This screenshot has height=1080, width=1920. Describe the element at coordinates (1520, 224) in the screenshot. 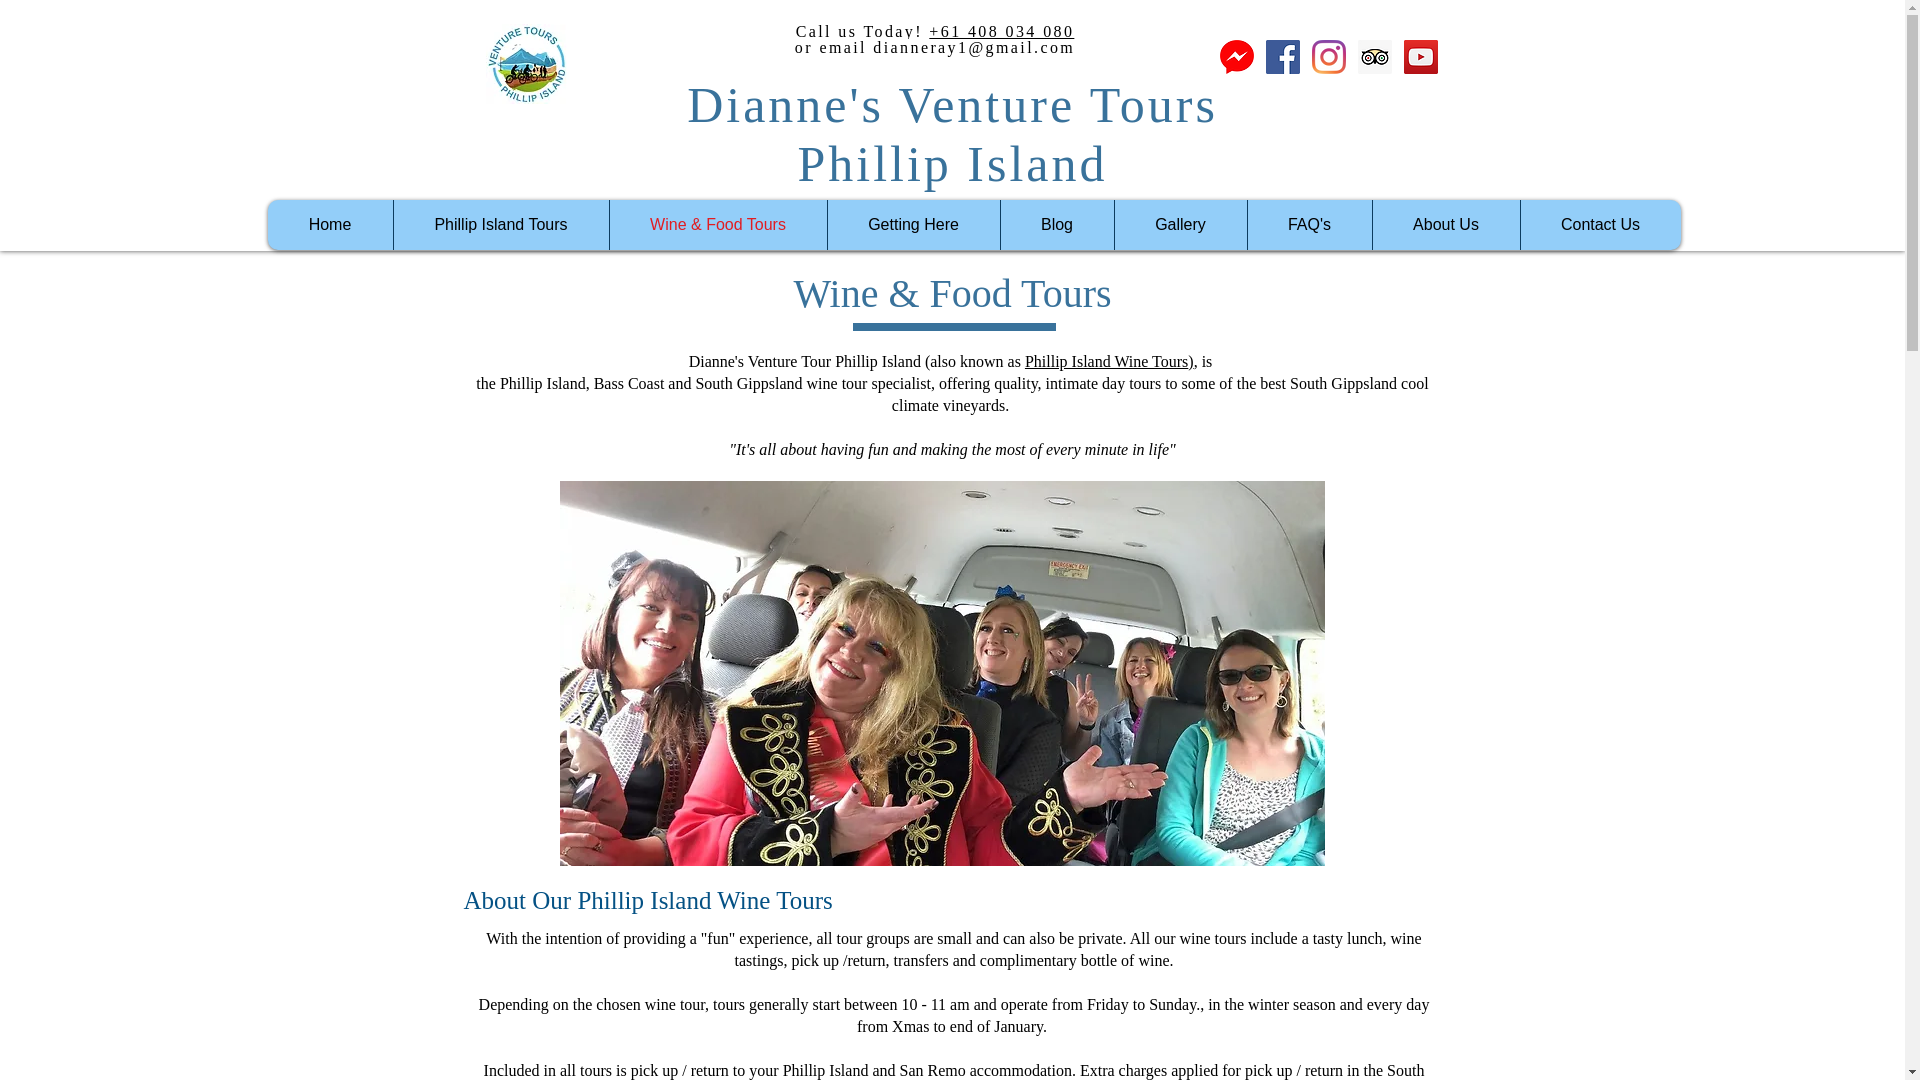

I see `'Contact Us'` at that location.